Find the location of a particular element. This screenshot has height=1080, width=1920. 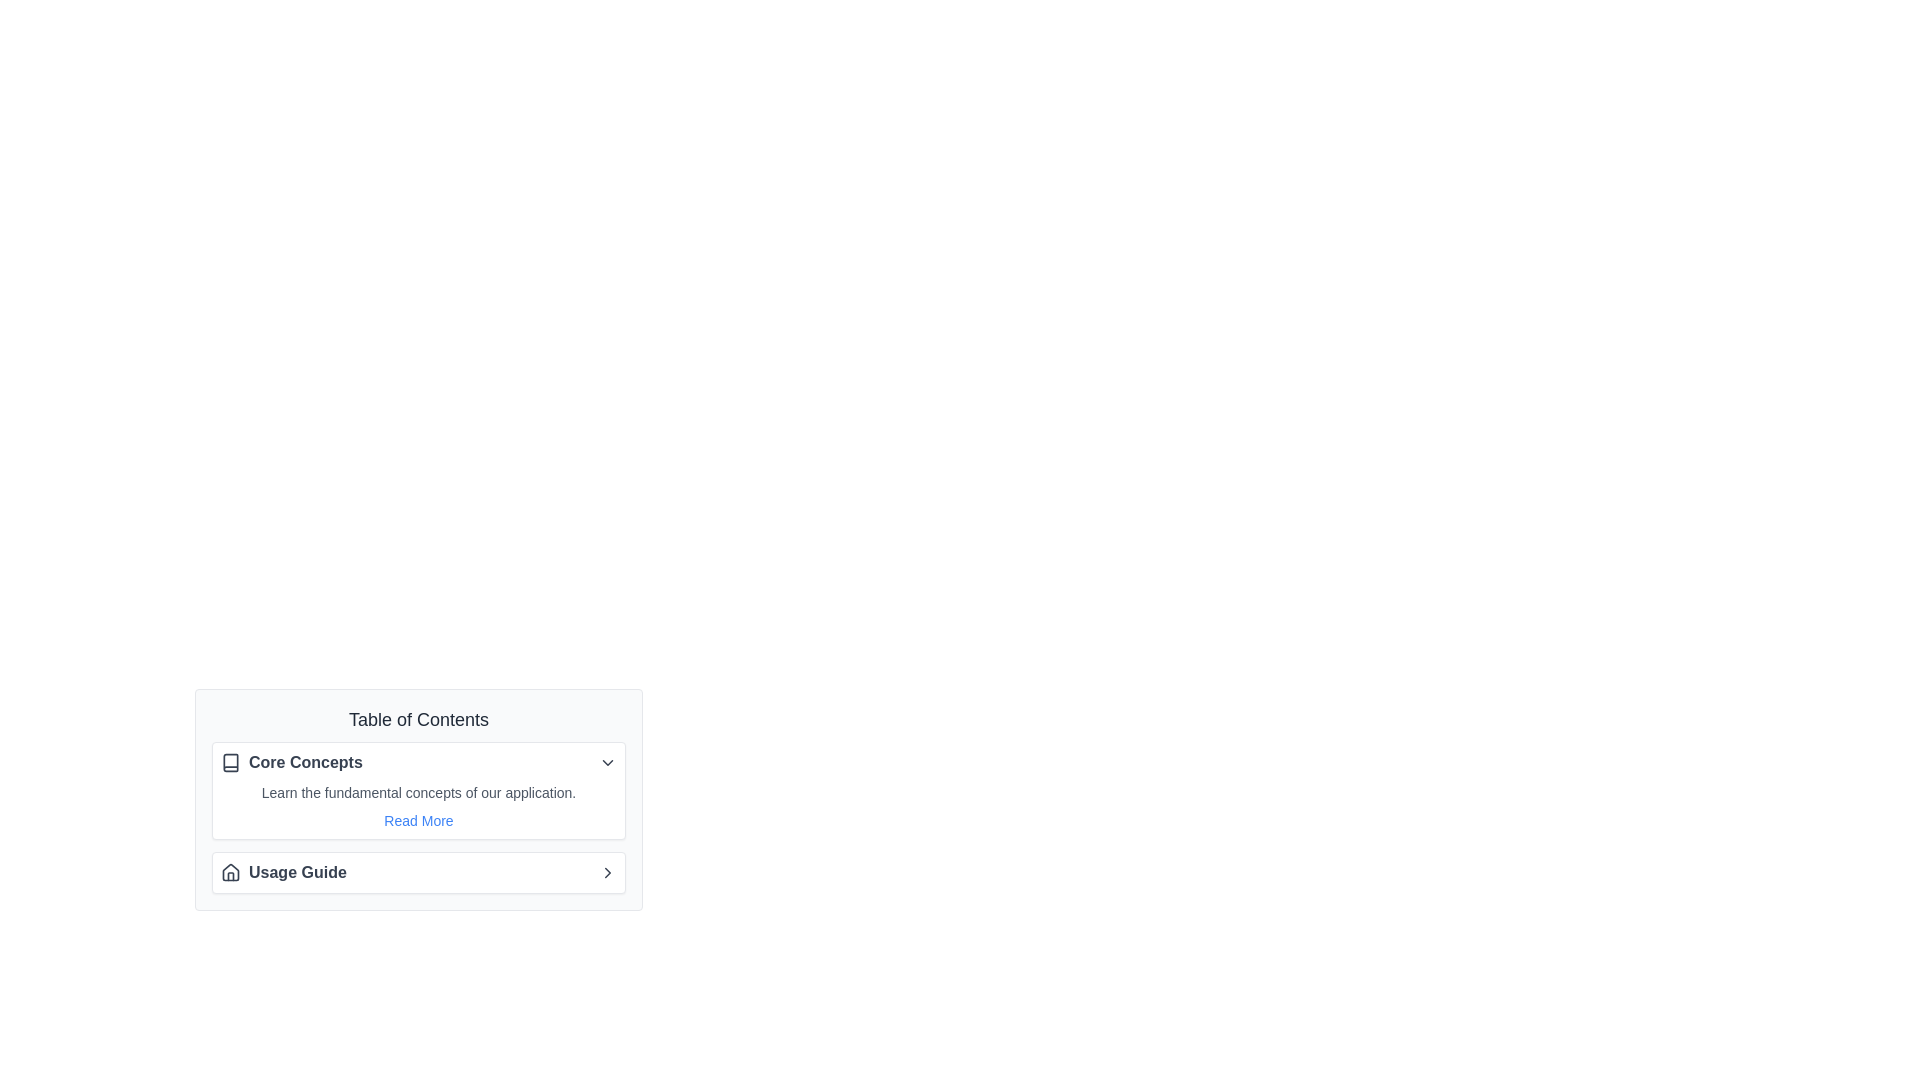

the 'Read More' hyperlink located in the center-right area of the 'Core Concepts' box is located at coordinates (417, 805).